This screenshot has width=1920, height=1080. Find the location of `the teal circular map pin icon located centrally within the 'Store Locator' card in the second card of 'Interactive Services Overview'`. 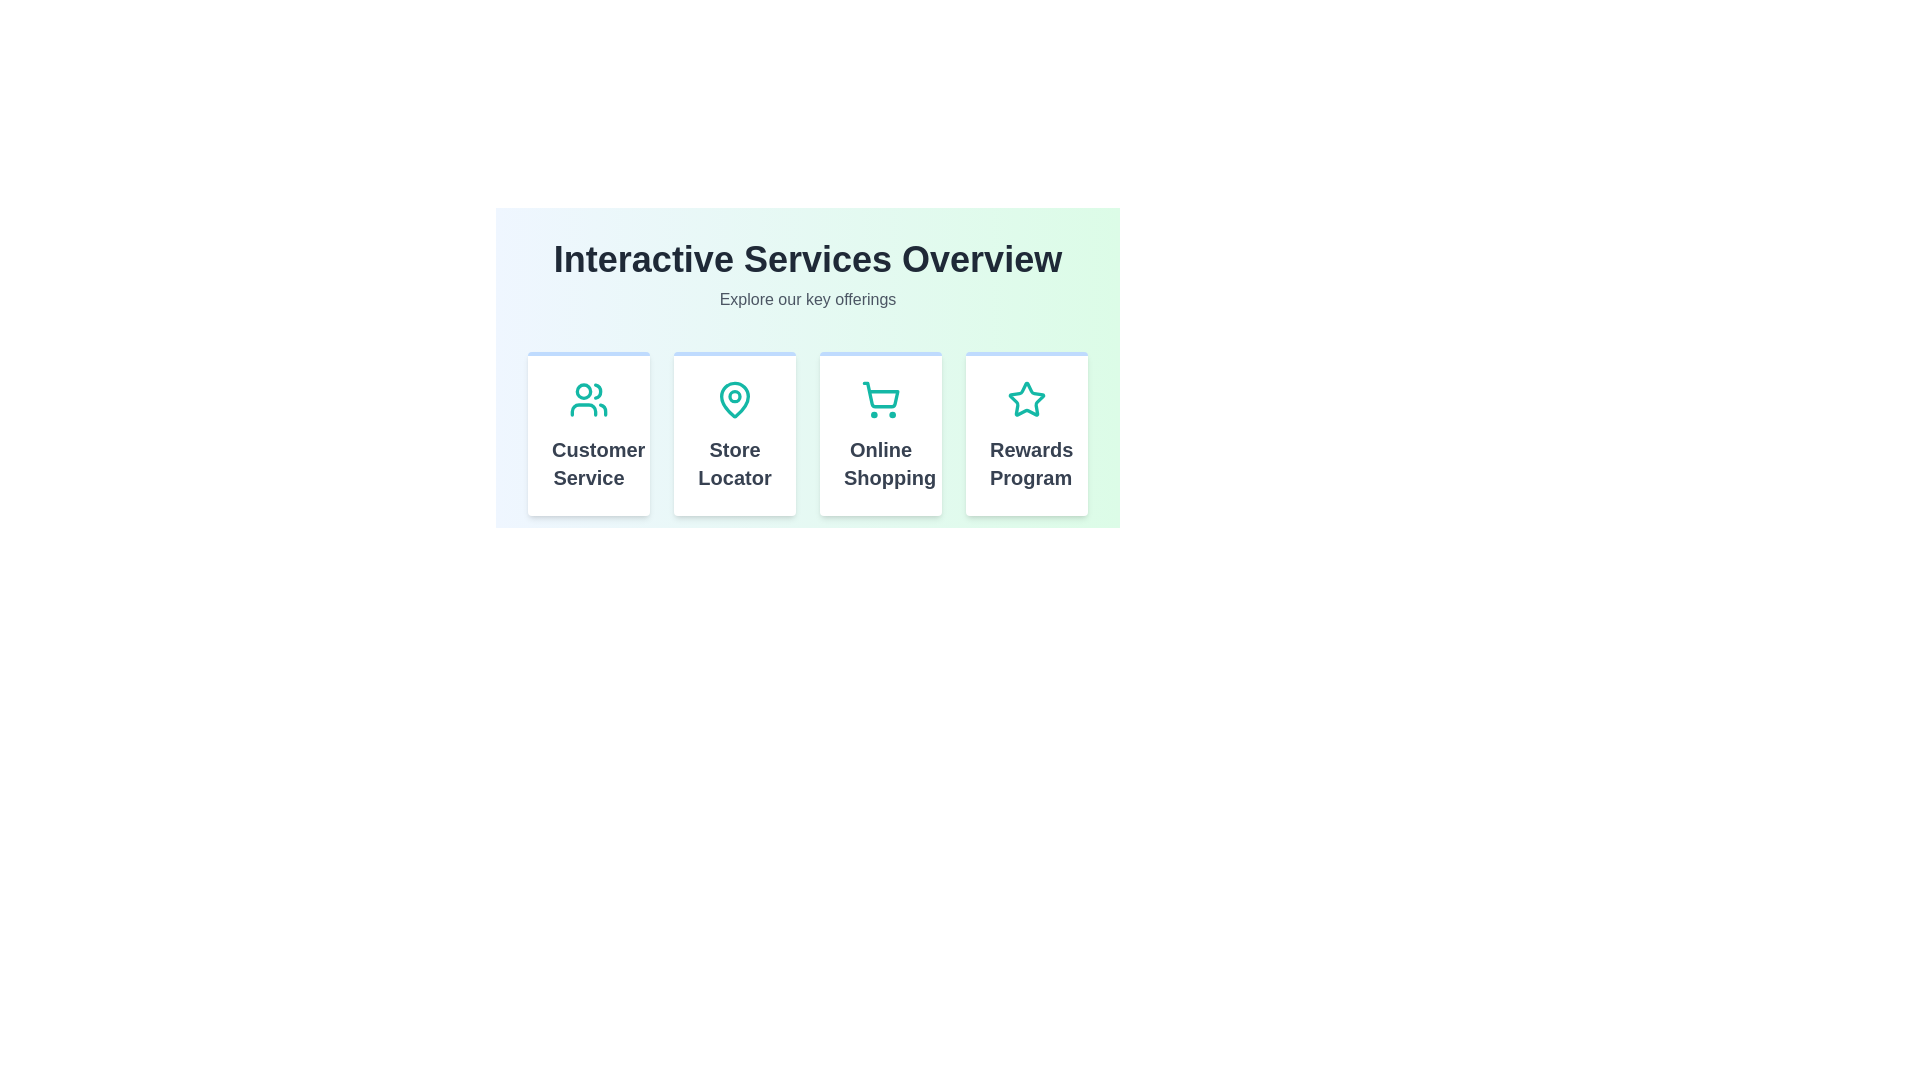

the teal circular map pin icon located centrally within the 'Store Locator' card in the second card of 'Interactive Services Overview' is located at coordinates (733, 400).